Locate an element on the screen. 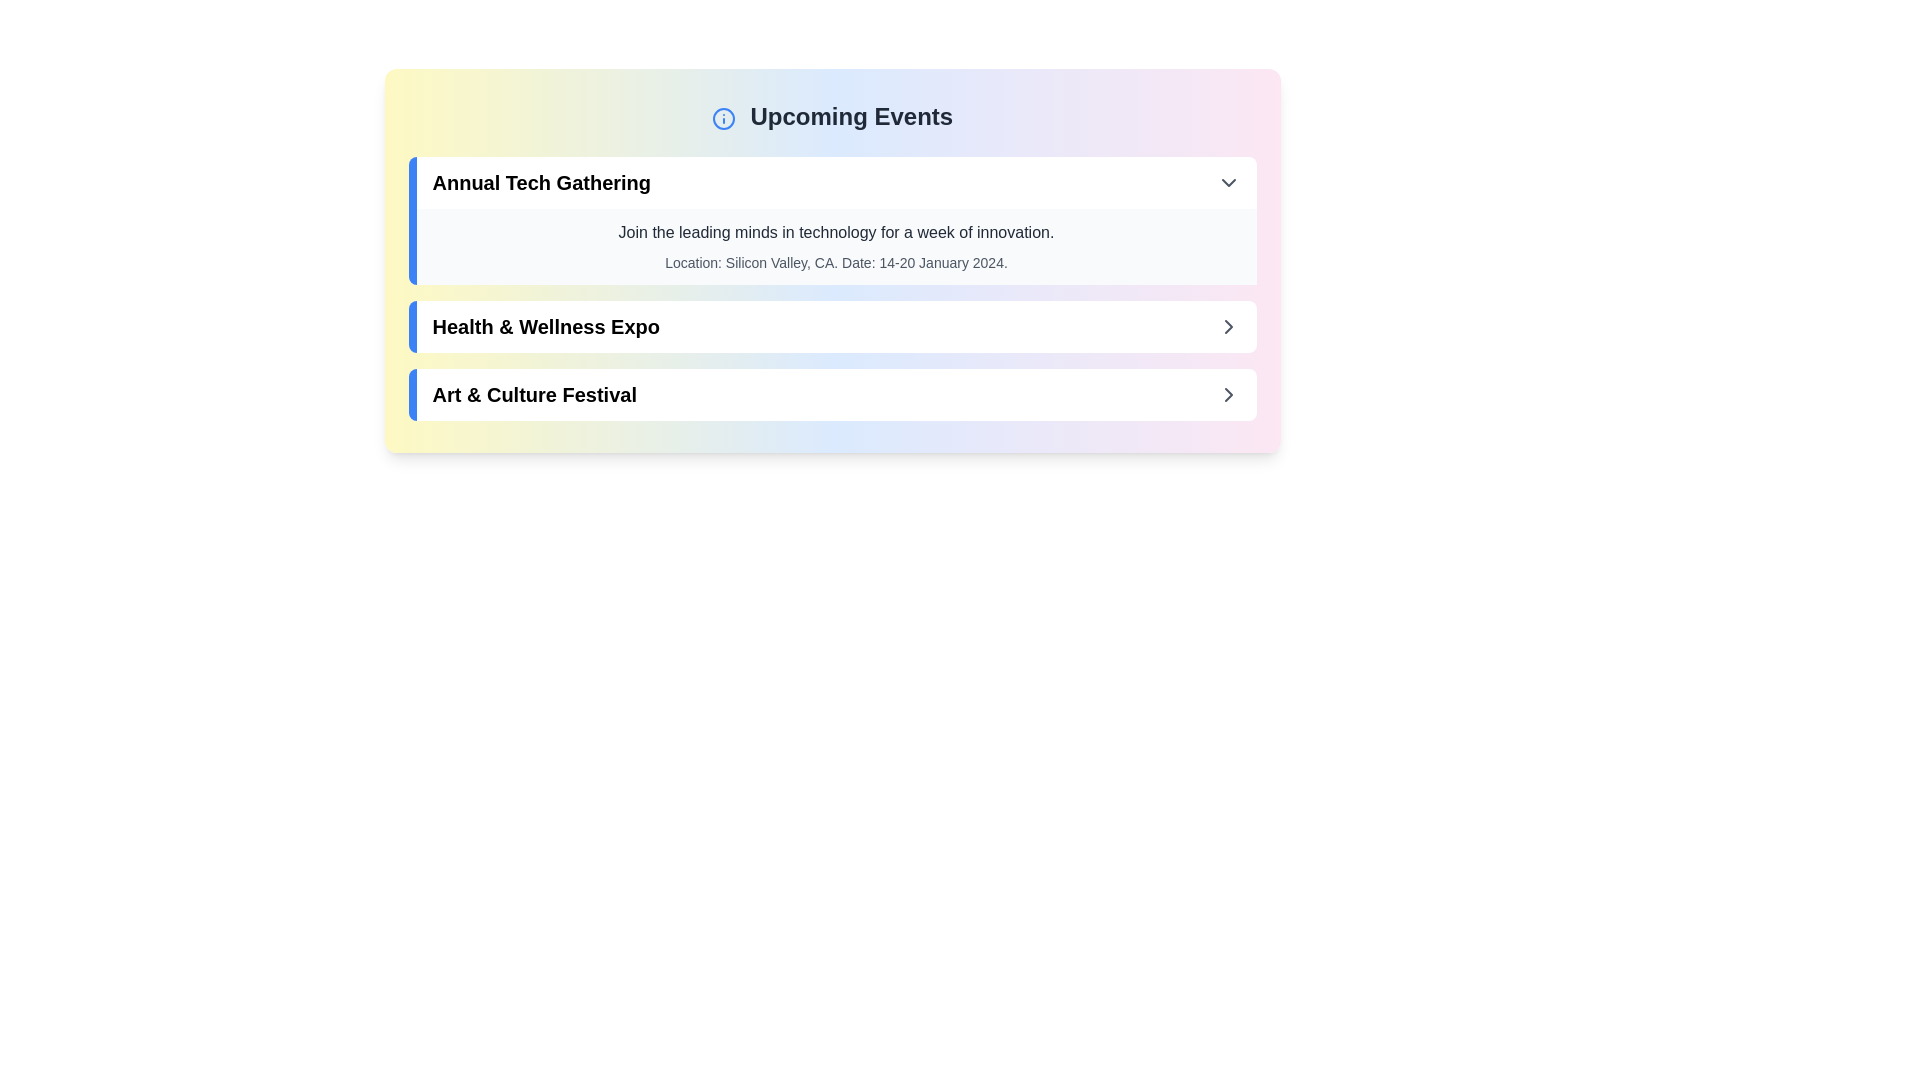 This screenshot has width=1920, height=1080. the right-facing Chevron icon in the 'Art & Culture Festival' card is located at coordinates (1227, 394).